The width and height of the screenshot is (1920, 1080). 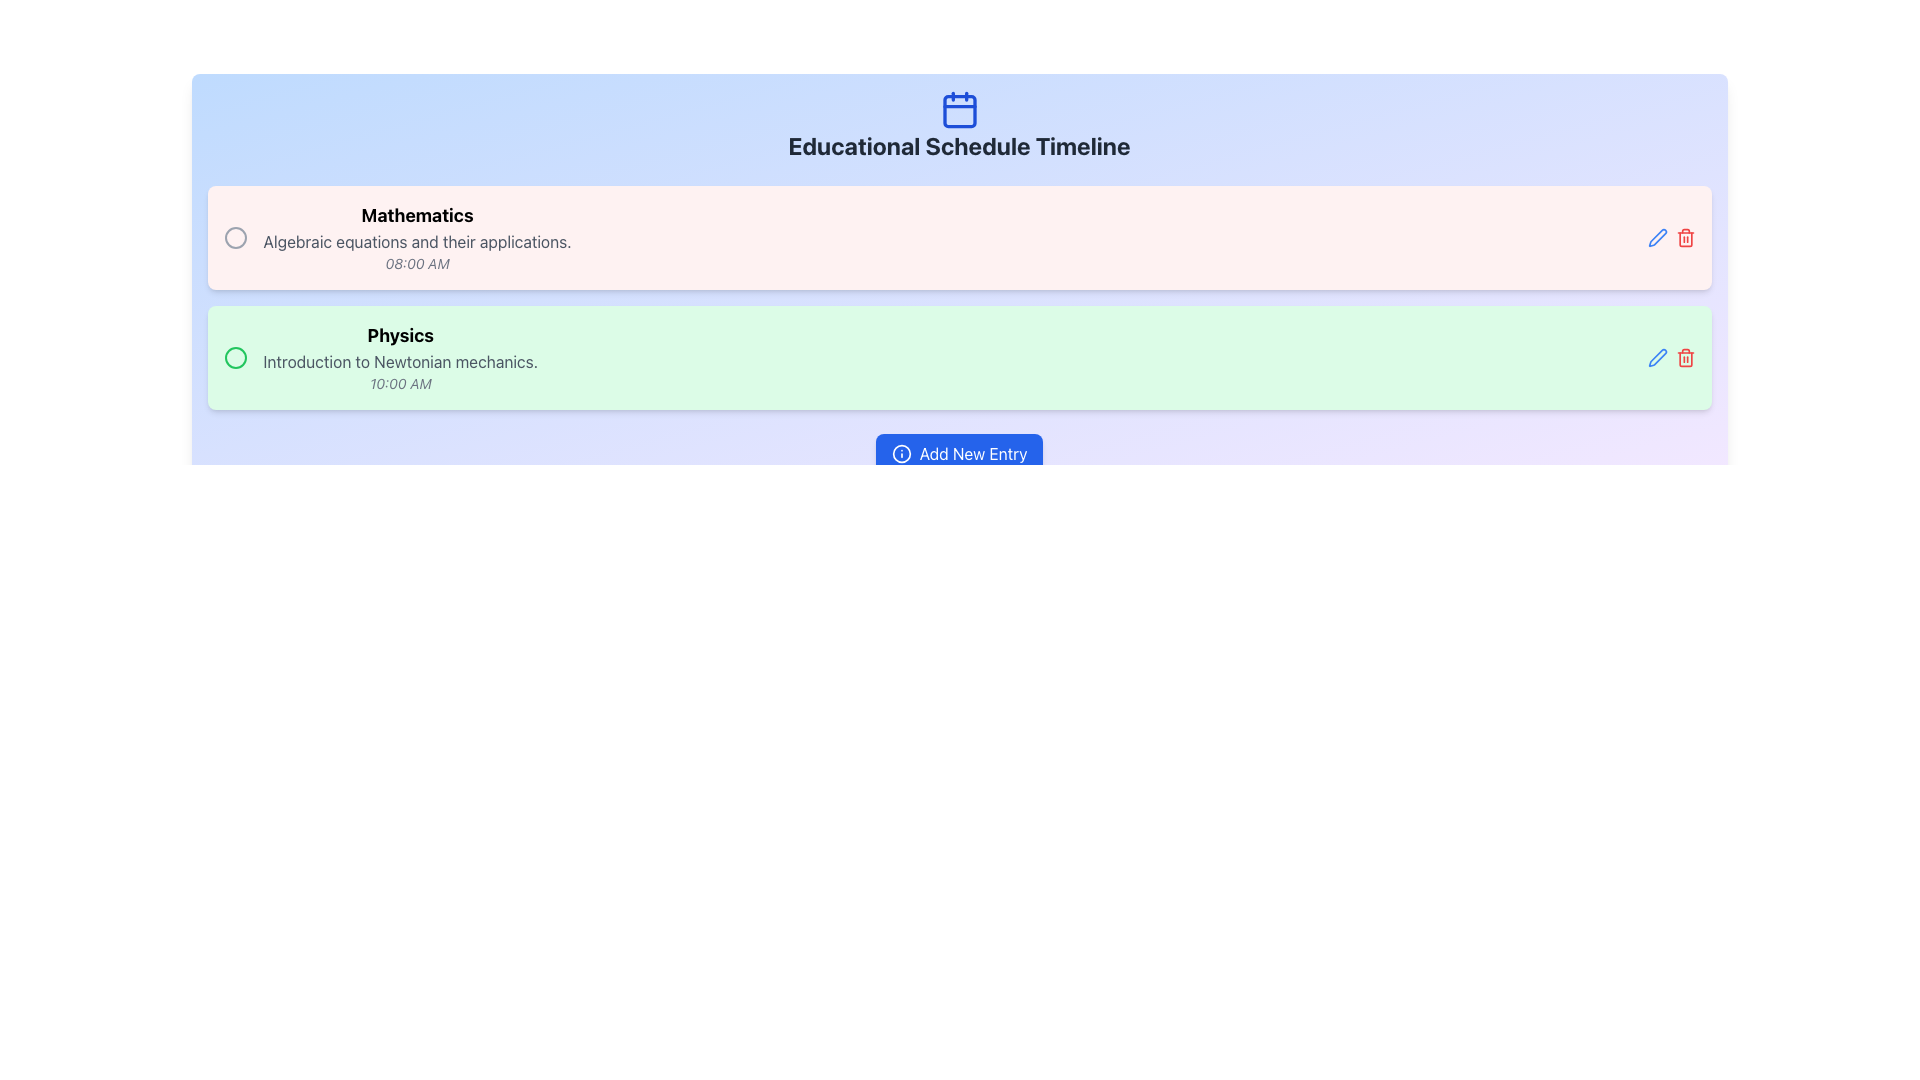 What do you see at coordinates (400, 334) in the screenshot?
I see `the bold, large-font text label displaying the word 'Physics' which is located in the middle section of the green-colored background card` at bounding box center [400, 334].